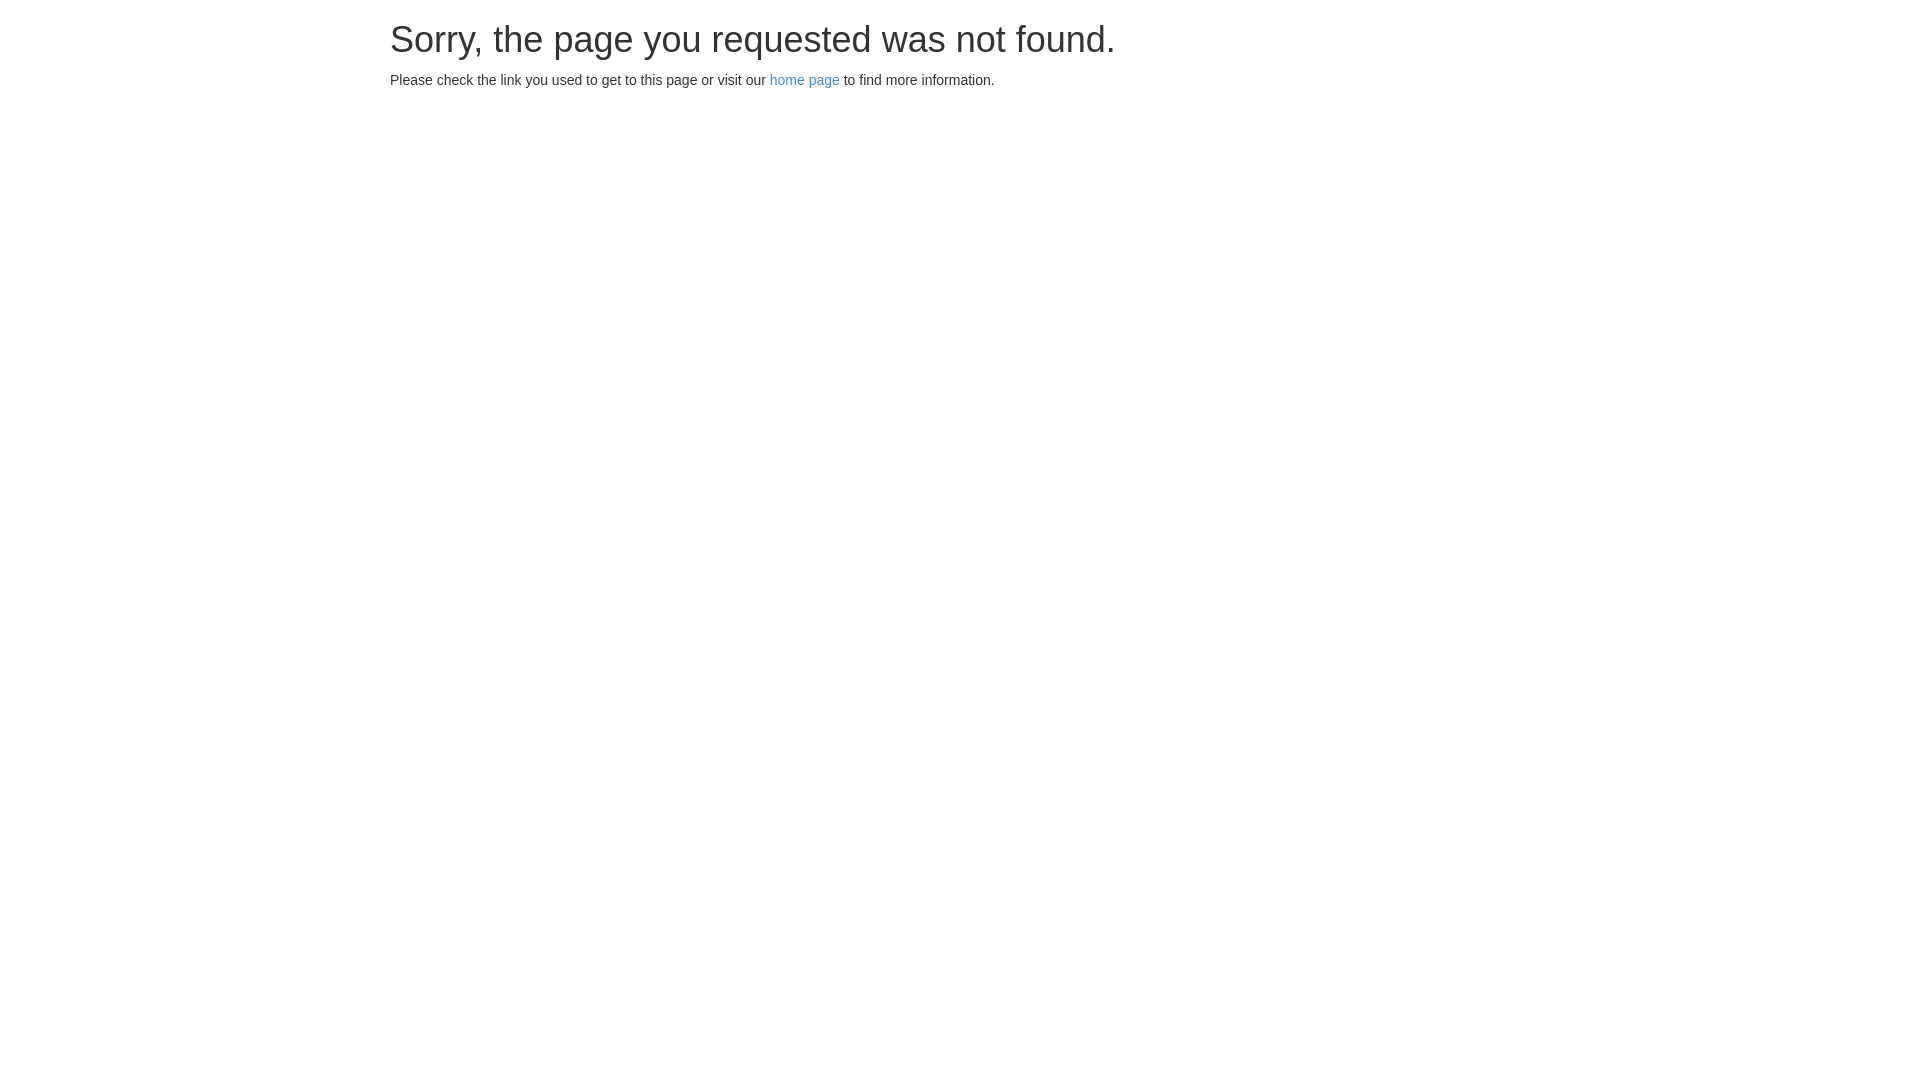 This screenshot has width=1920, height=1080. I want to click on 'home page', so click(805, 79).